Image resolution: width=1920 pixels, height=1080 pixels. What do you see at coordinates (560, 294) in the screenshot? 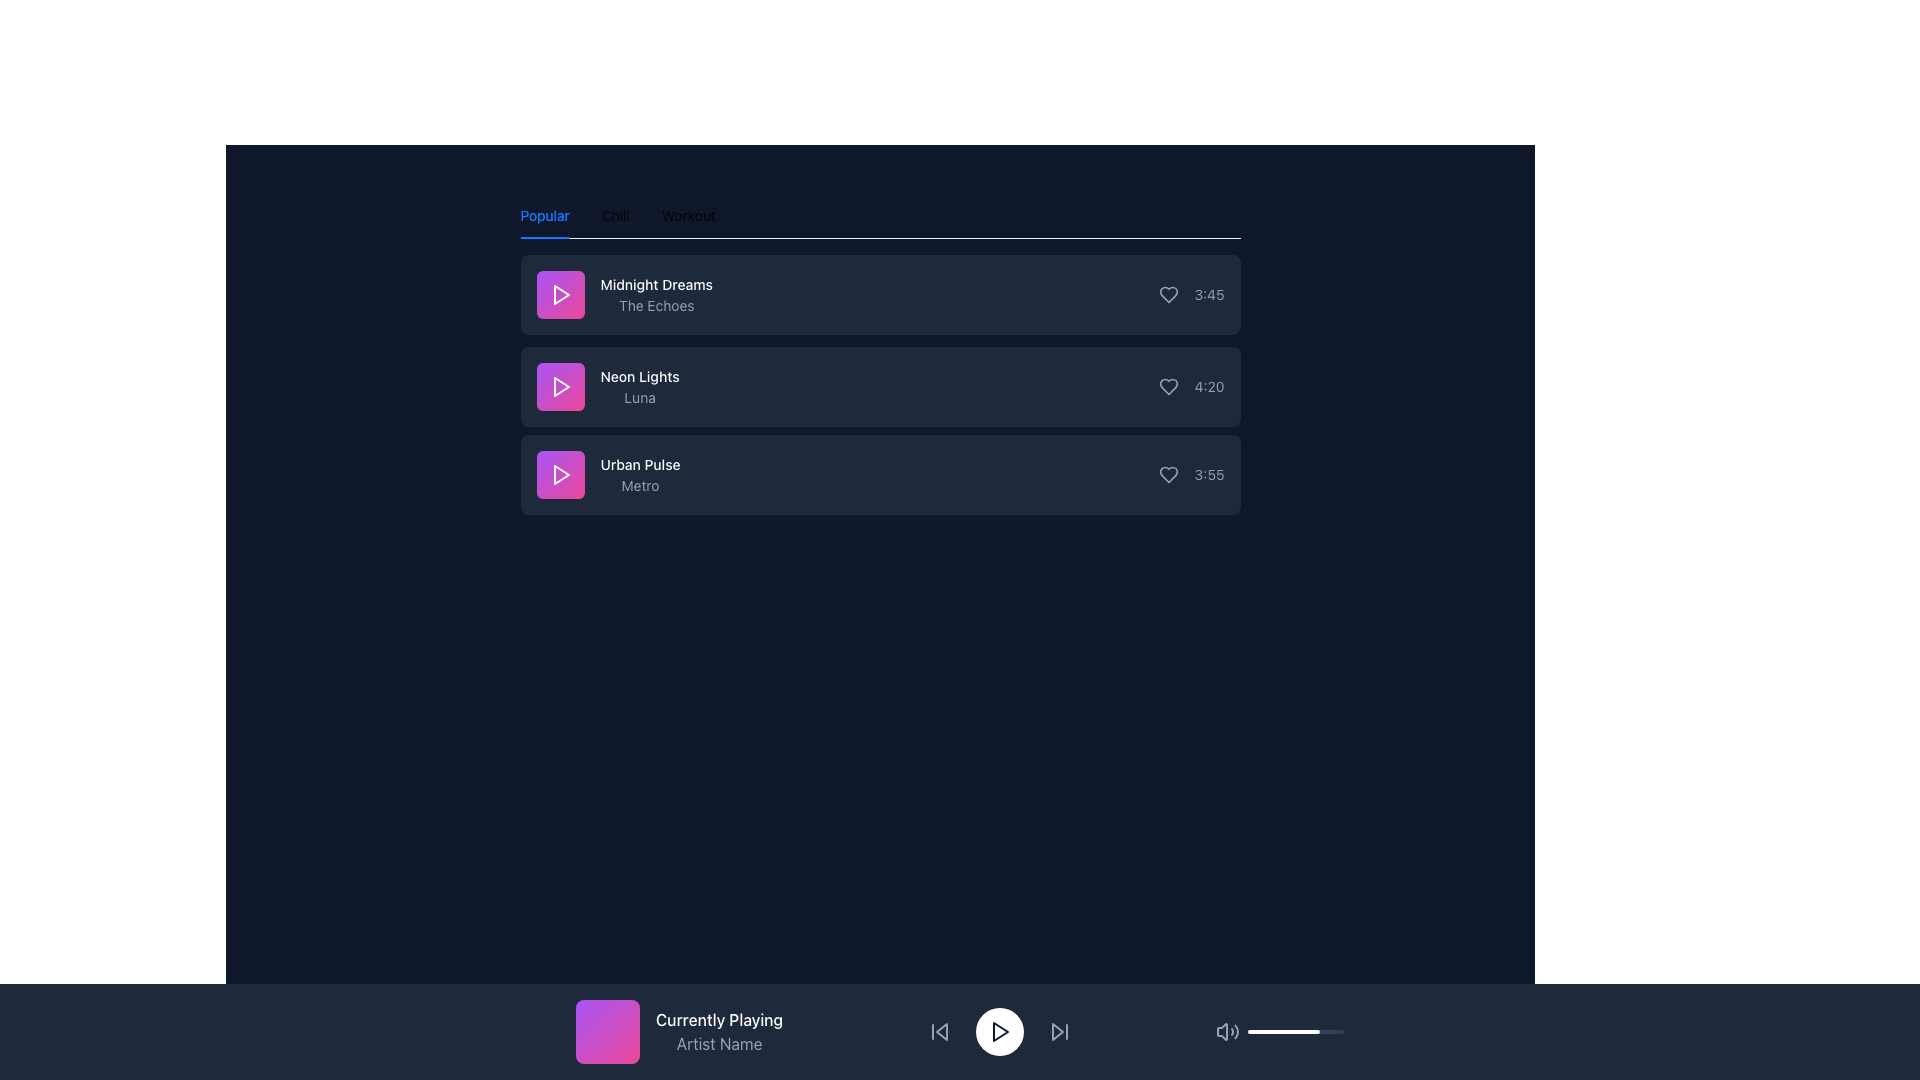
I see `the triangular play icon button located to the left of the song title 'Midnight Dreams' by 'The Echoes' in the topmost music item of the song list to play the track` at bounding box center [560, 294].